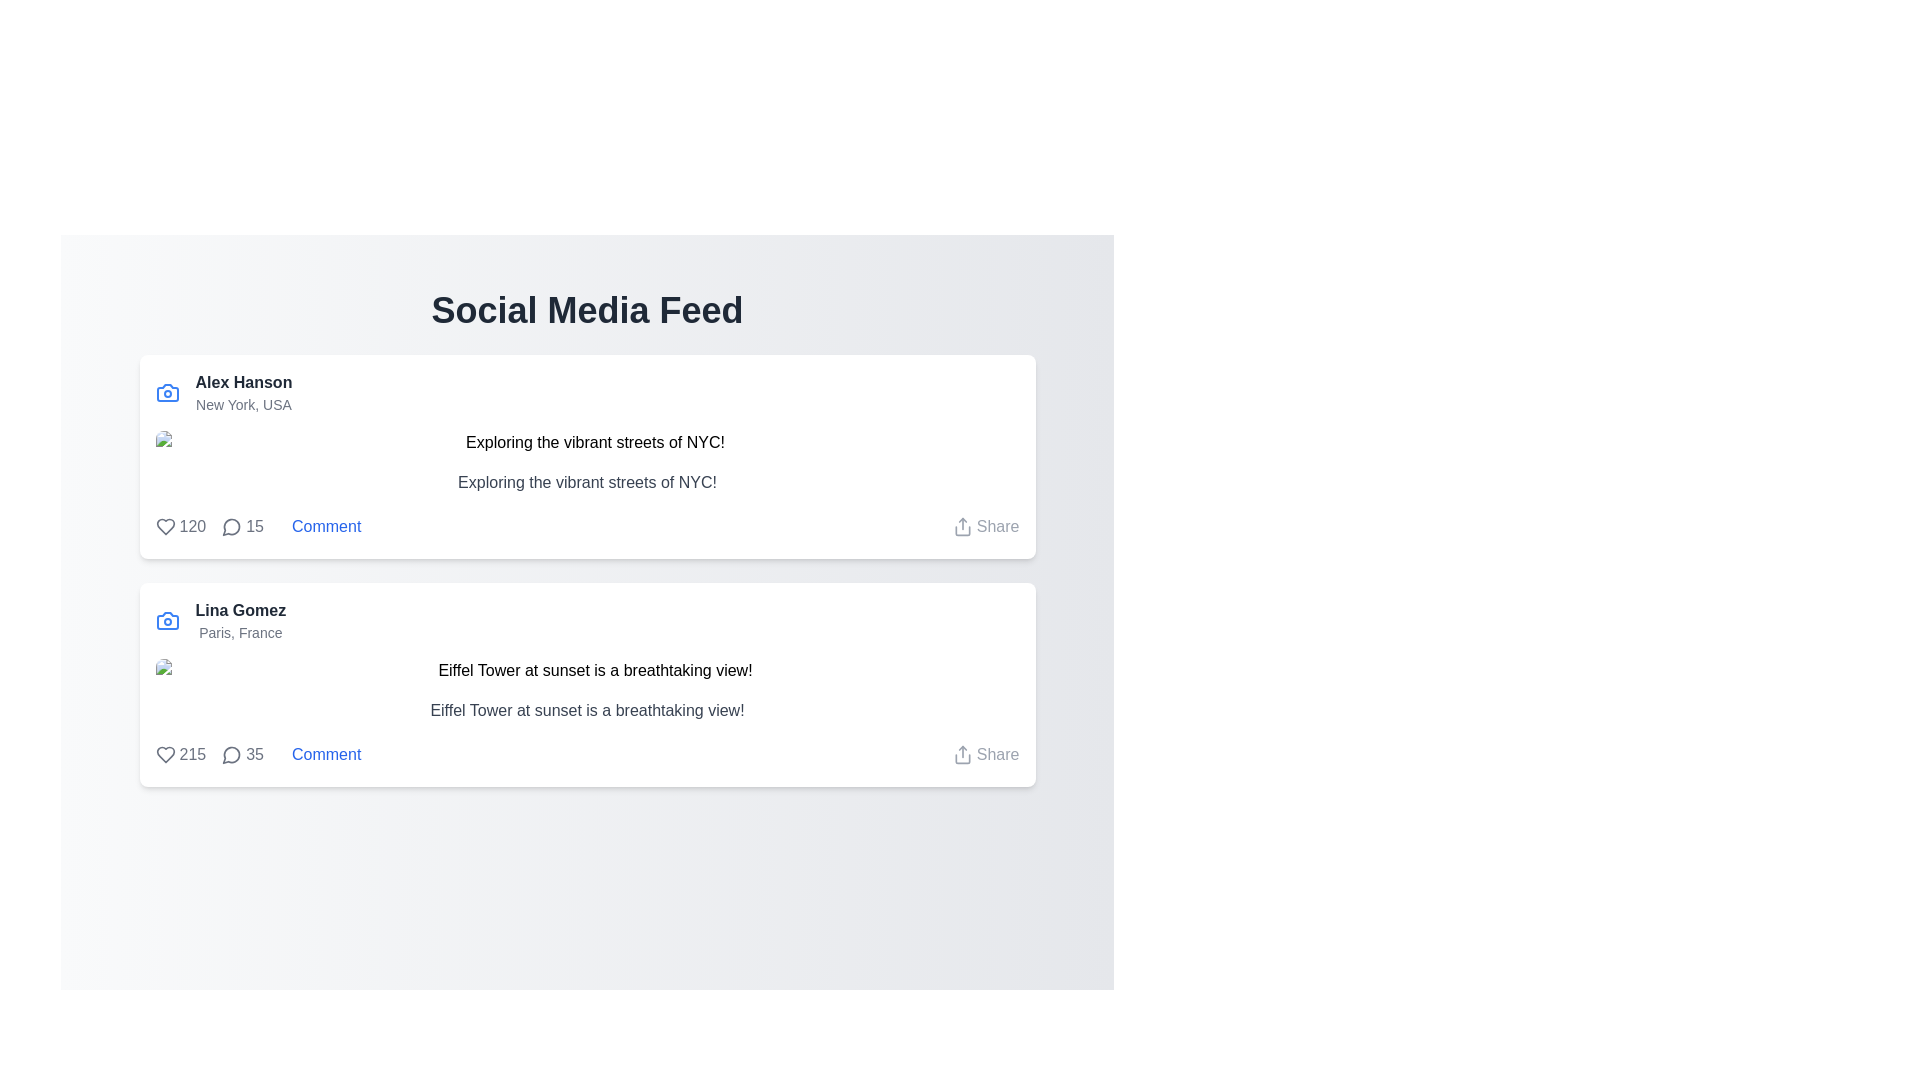 This screenshot has width=1920, height=1080. What do you see at coordinates (240, 620) in the screenshot?
I see `the text label displaying the user's name and location in the top-left corner of the second post in the social media feed` at bounding box center [240, 620].